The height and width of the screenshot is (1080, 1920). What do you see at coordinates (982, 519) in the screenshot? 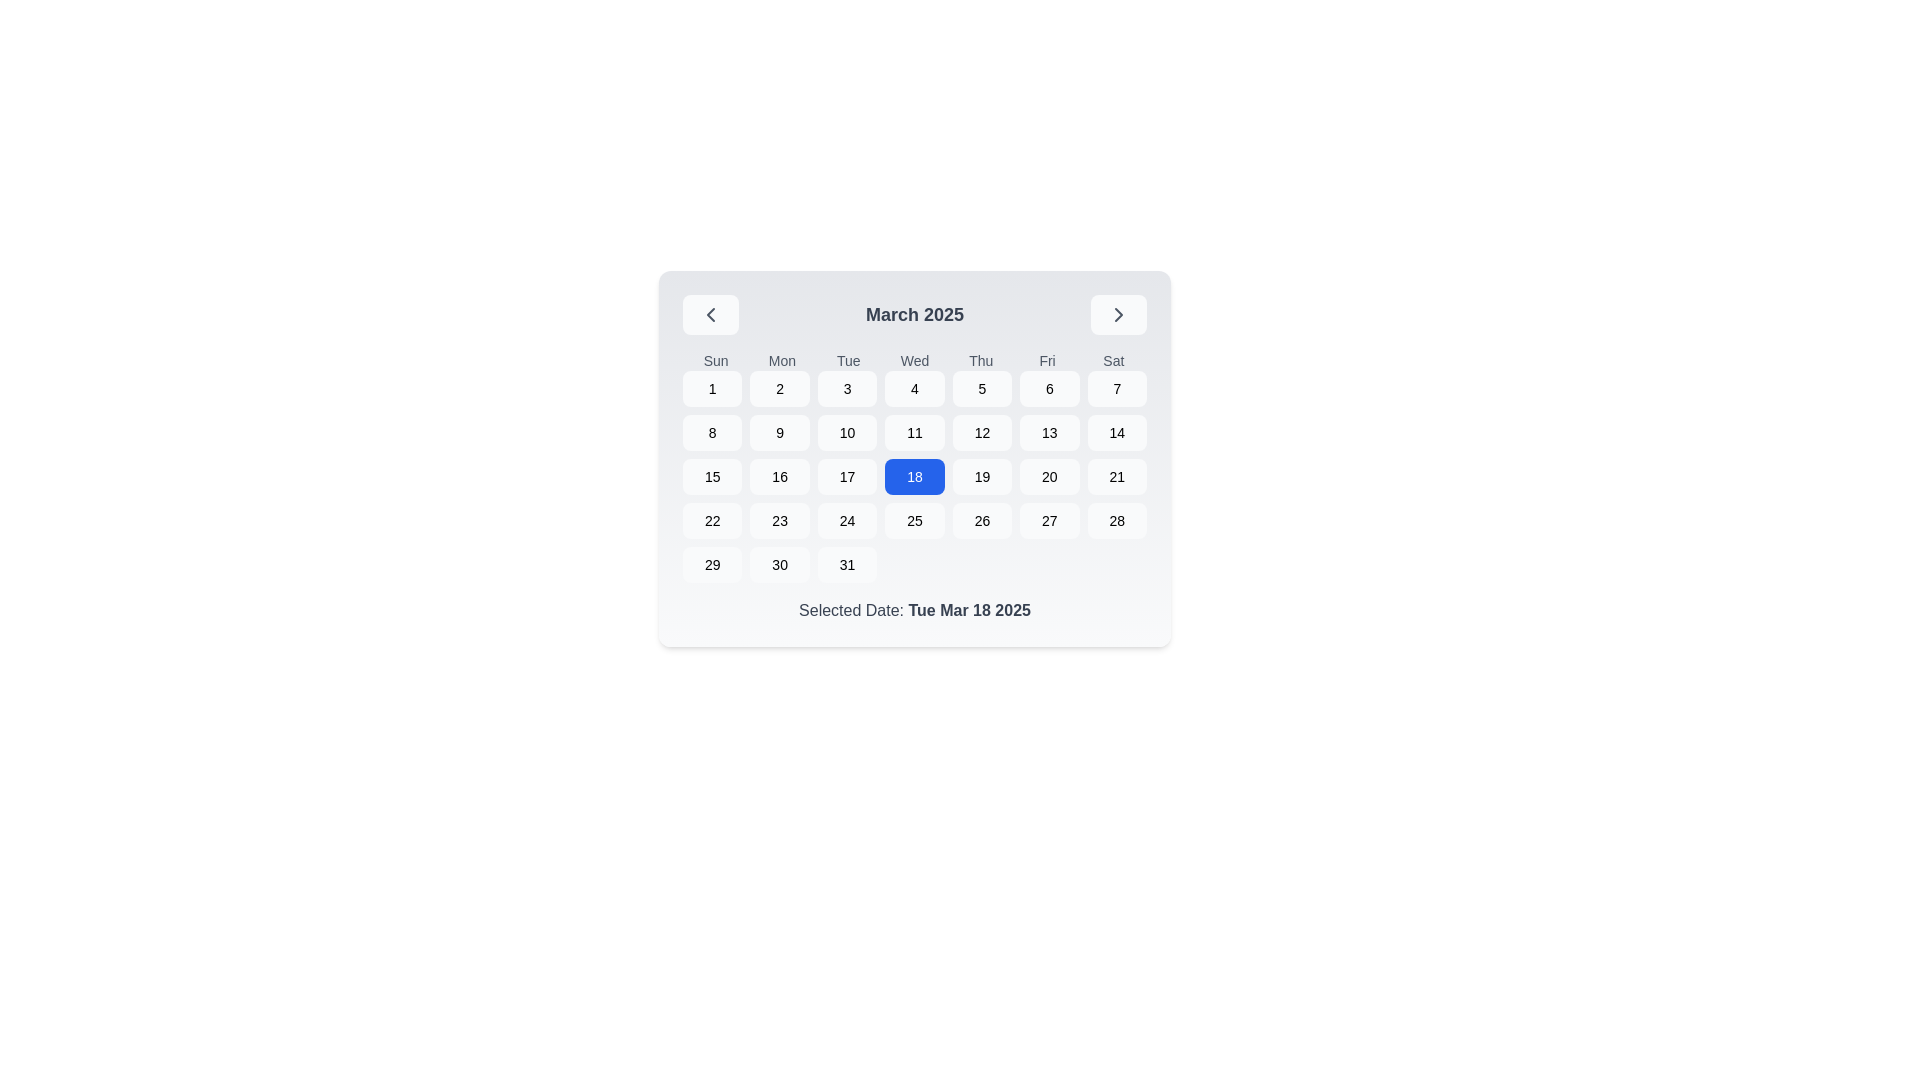
I see `the calendar date button labeled '26'` at bounding box center [982, 519].